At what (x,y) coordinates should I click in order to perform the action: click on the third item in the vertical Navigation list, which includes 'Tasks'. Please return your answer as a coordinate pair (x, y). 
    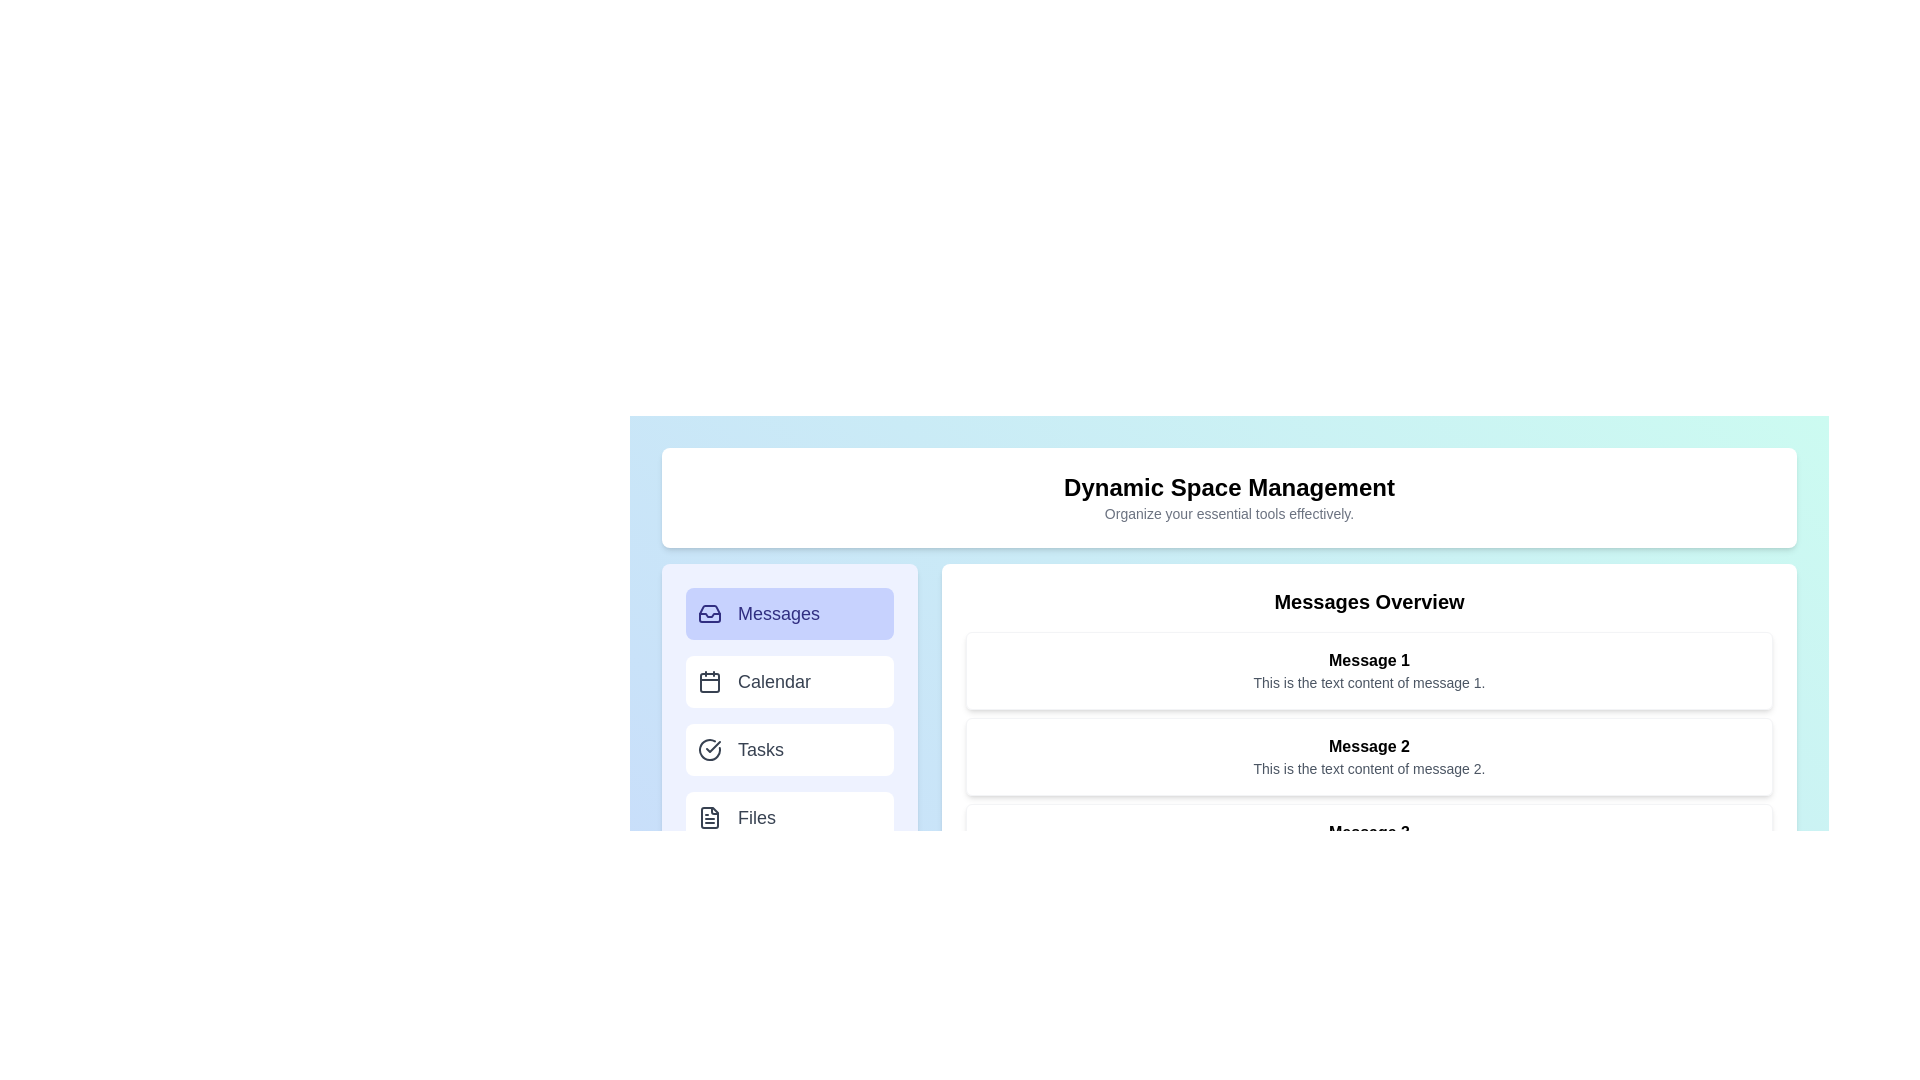
    Looking at the image, I should click on (789, 735).